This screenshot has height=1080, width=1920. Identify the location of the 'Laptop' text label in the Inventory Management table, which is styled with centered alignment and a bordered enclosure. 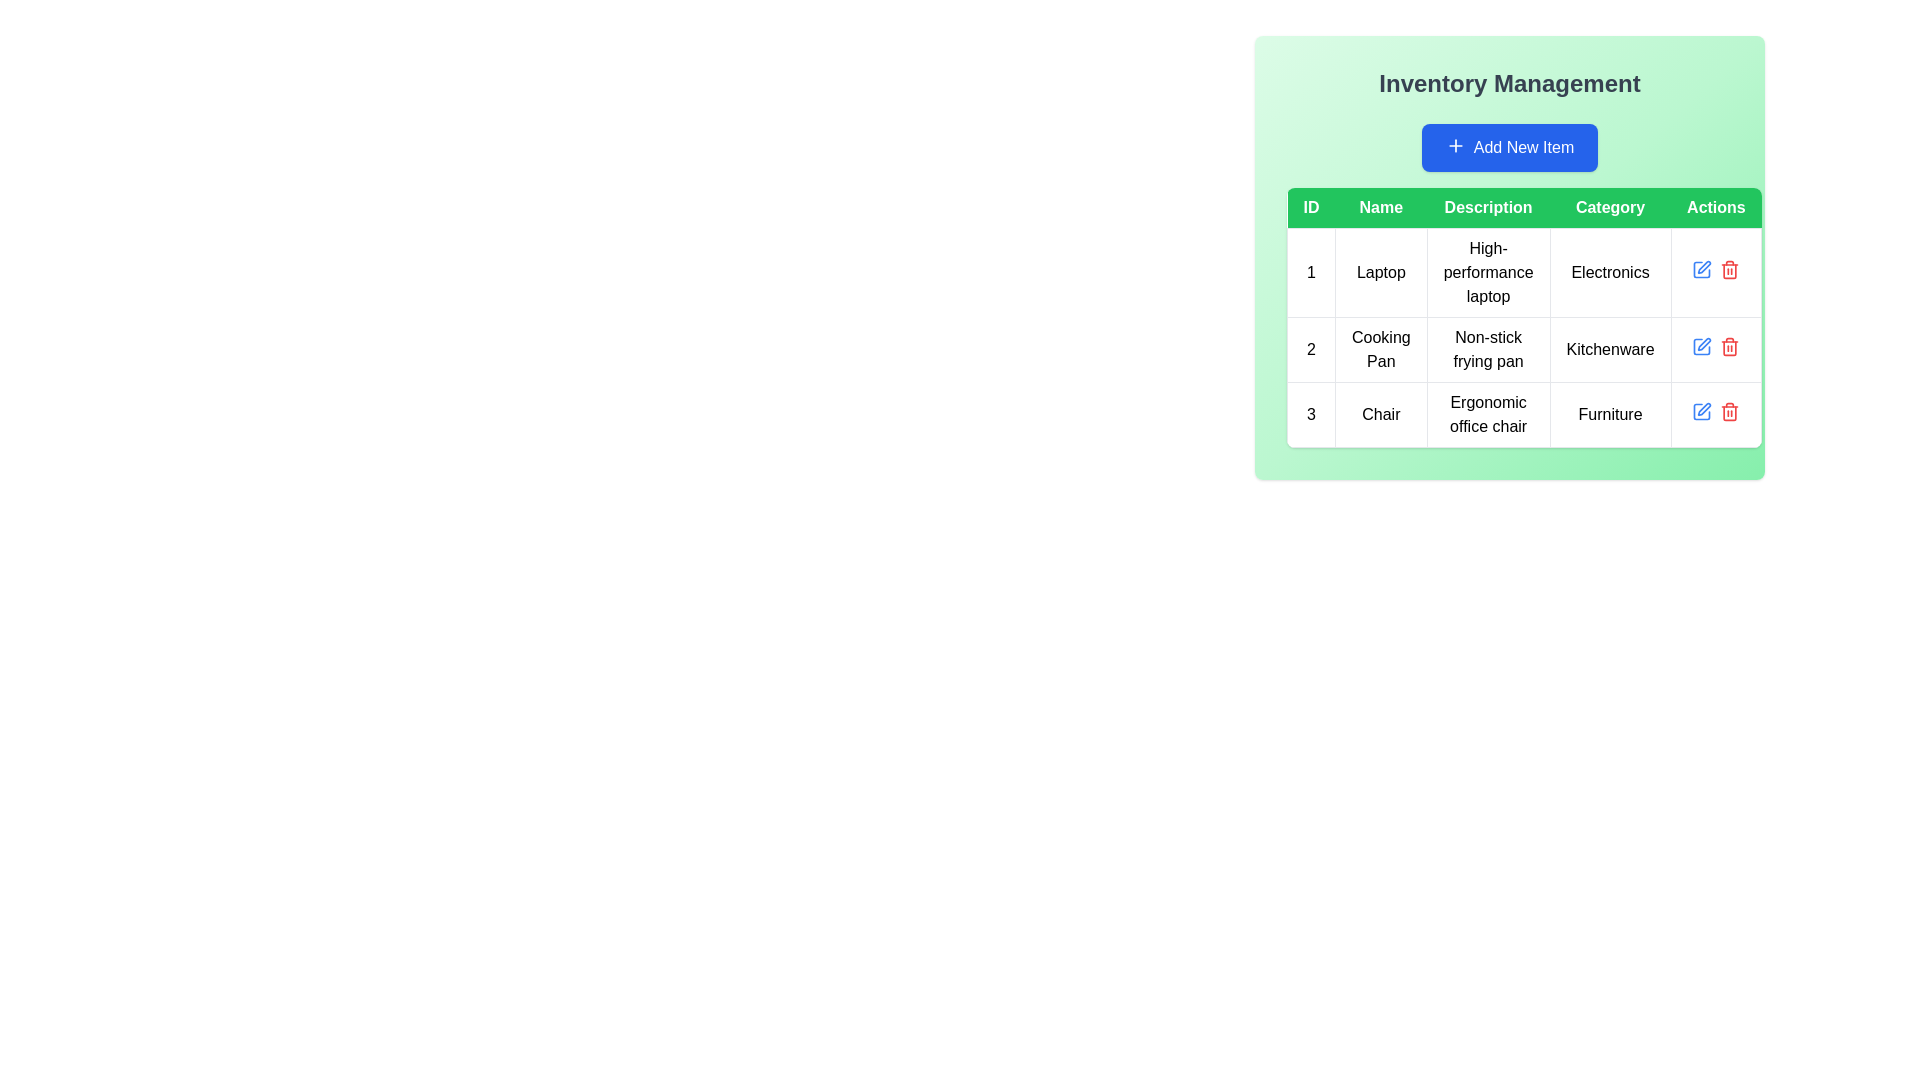
(1380, 273).